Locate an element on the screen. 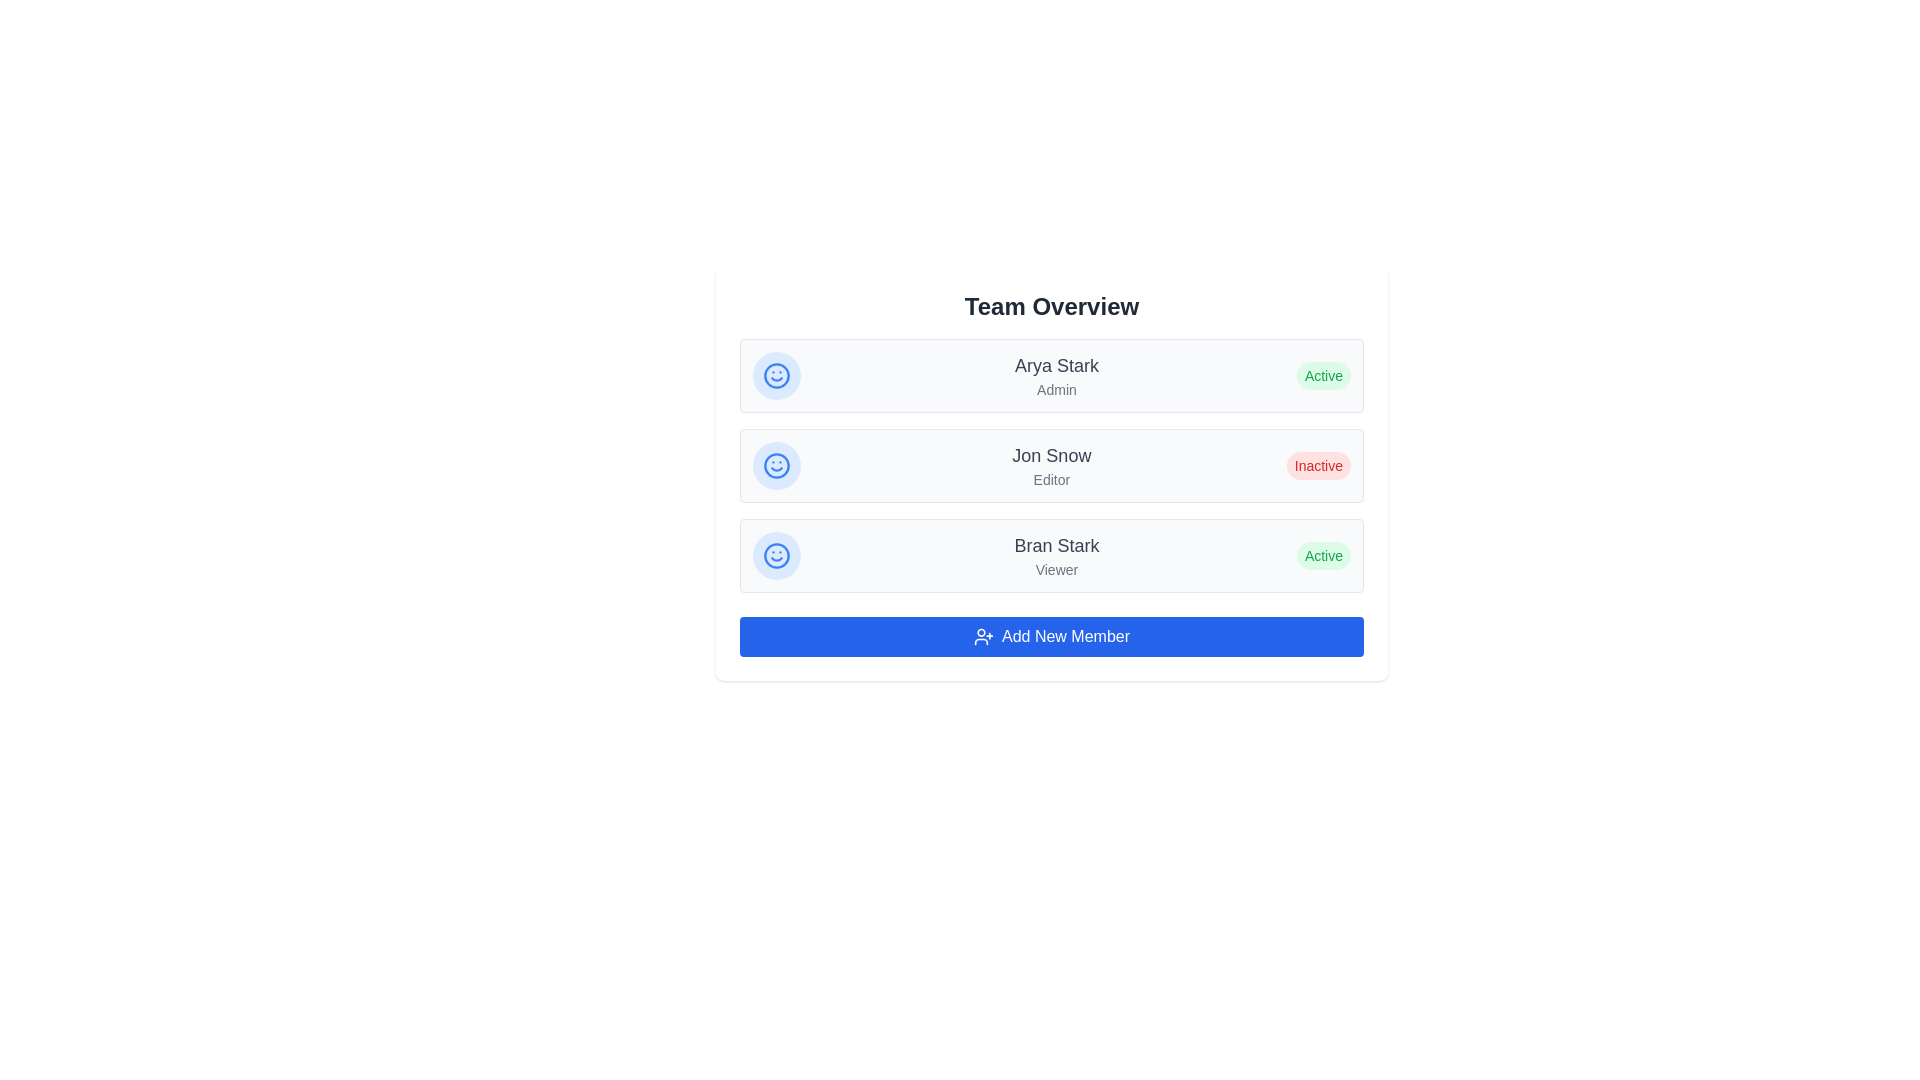 The image size is (1920, 1080). the visual icon component located on the left side of the second row in the team overview section, adjacent to the name 'Jon Snow' is located at coordinates (776, 466).